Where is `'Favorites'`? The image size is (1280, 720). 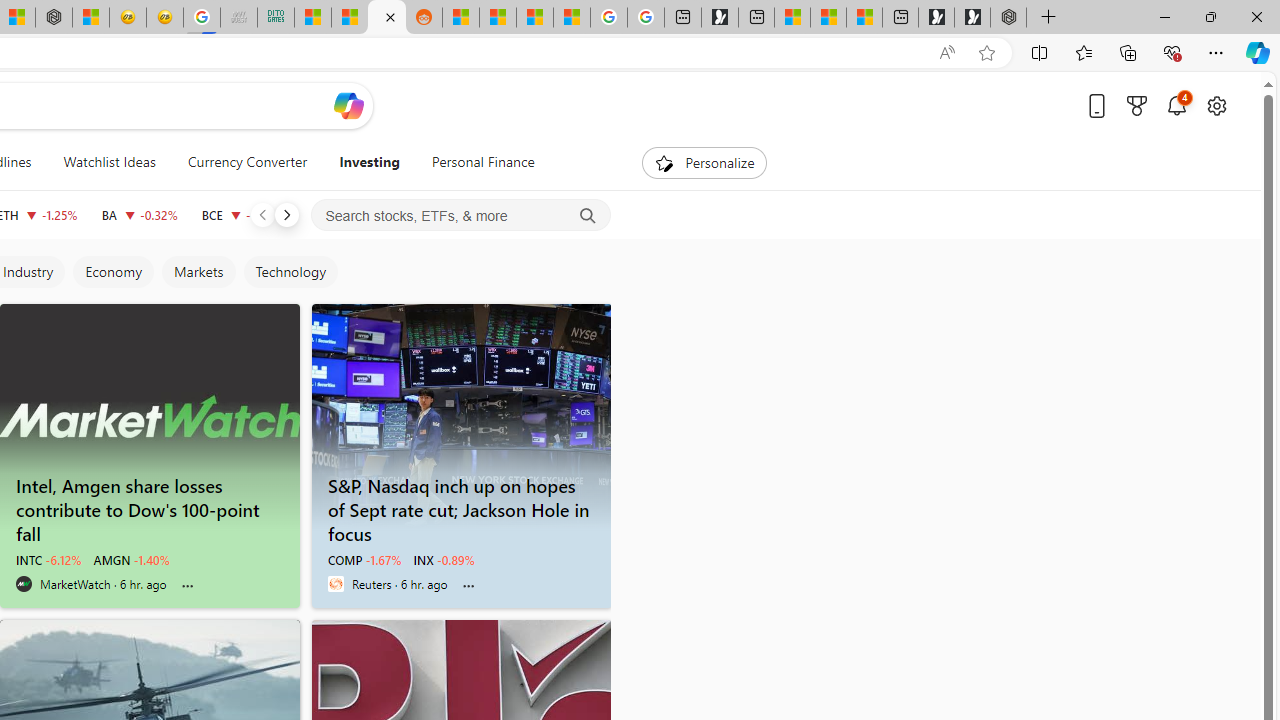 'Favorites' is located at coordinates (1082, 51).